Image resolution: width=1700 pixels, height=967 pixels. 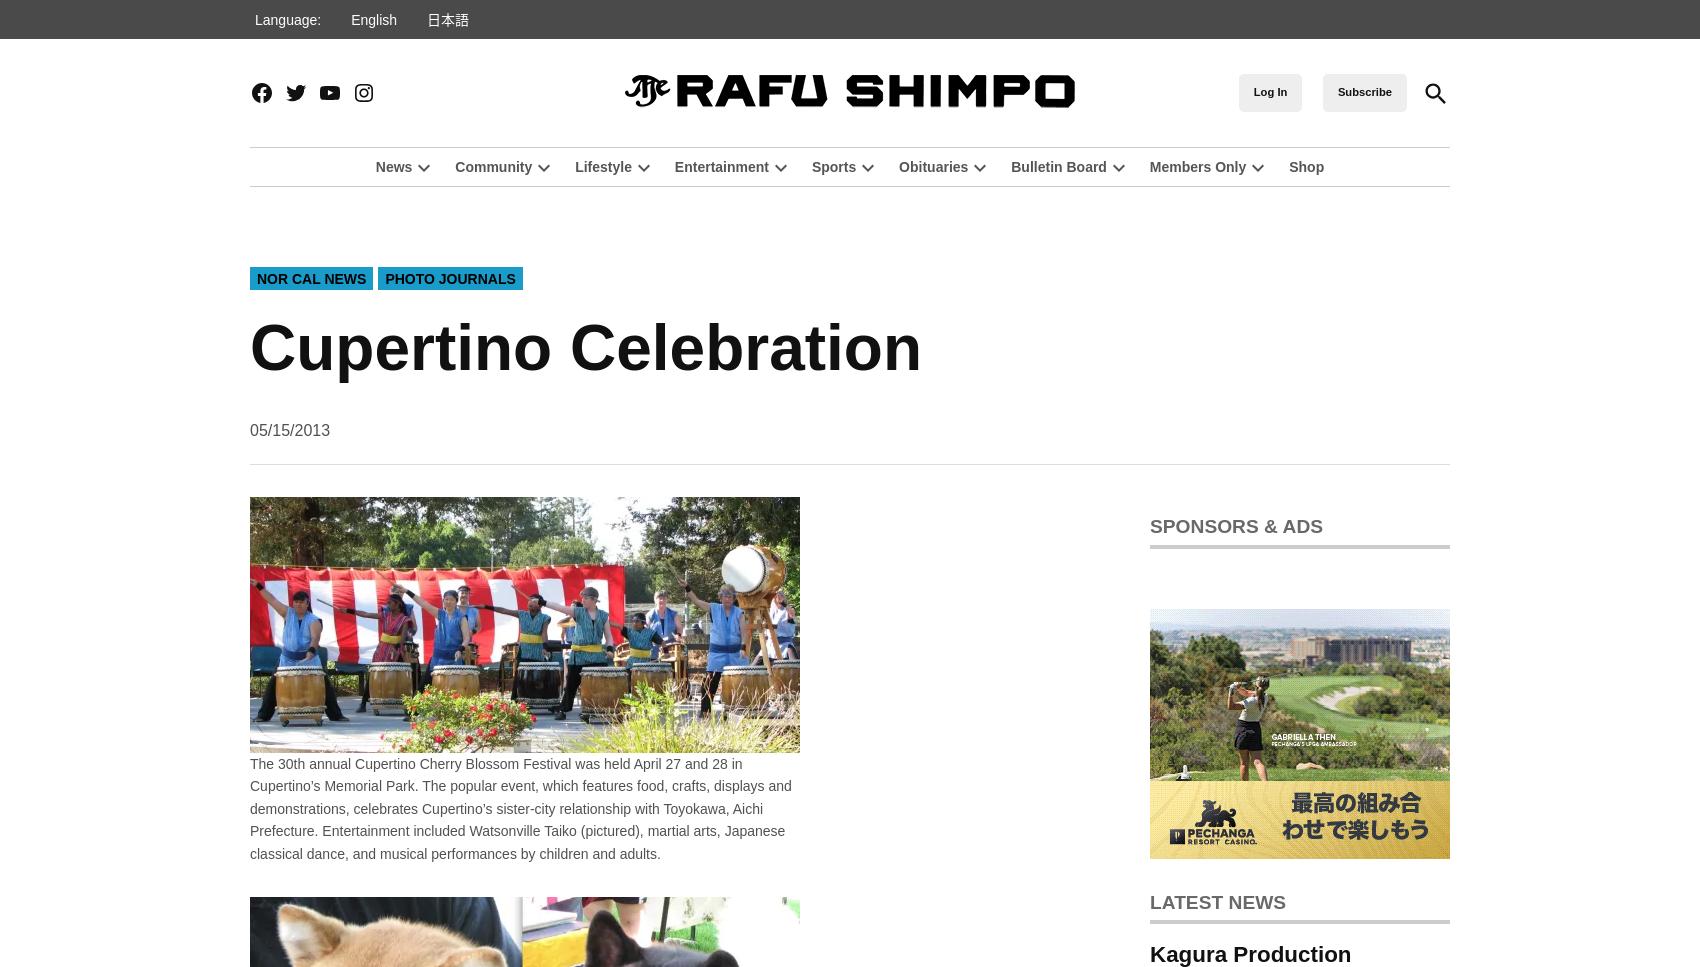 I want to click on 'Members Only', so click(x=1196, y=166).